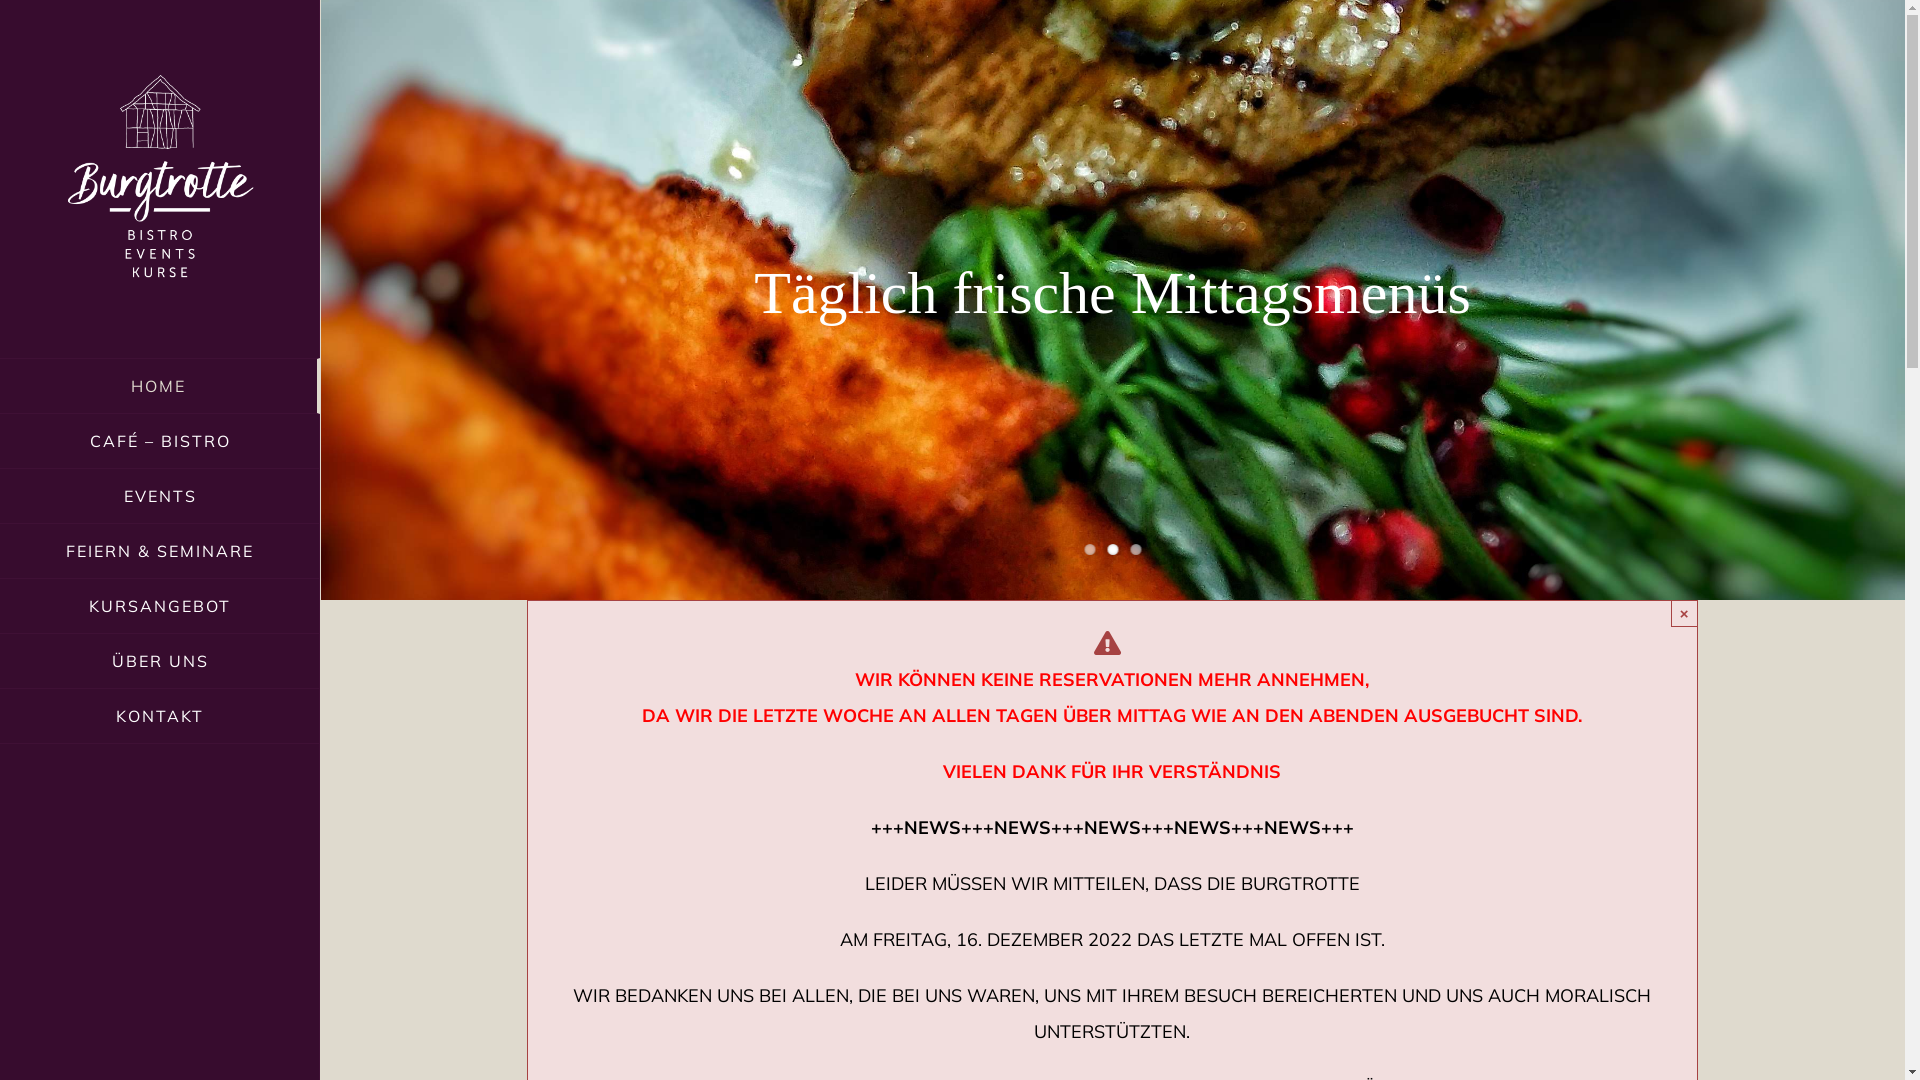 The image size is (1920, 1080). I want to click on 'EVENTS', so click(158, 495).